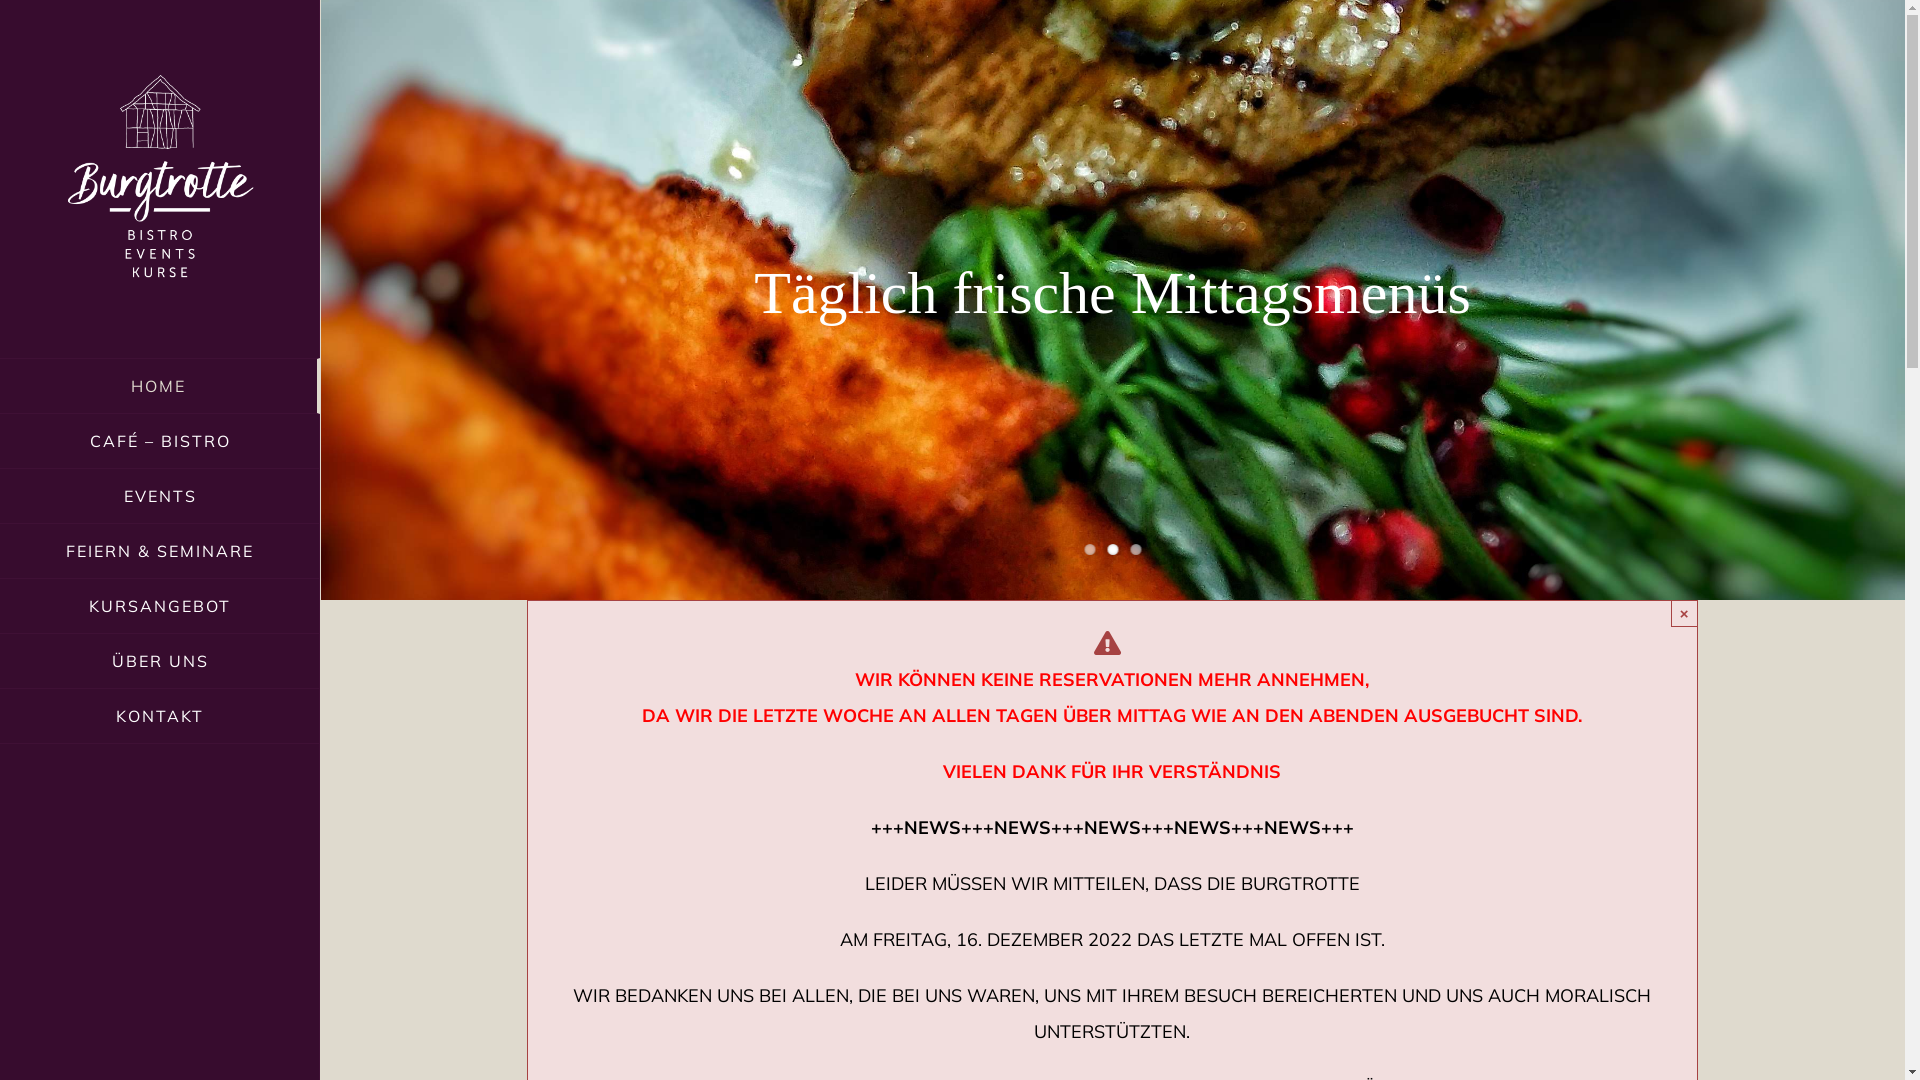 The image size is (1920, 1080). I want to click on 'EVENTS', so click(158, 495).